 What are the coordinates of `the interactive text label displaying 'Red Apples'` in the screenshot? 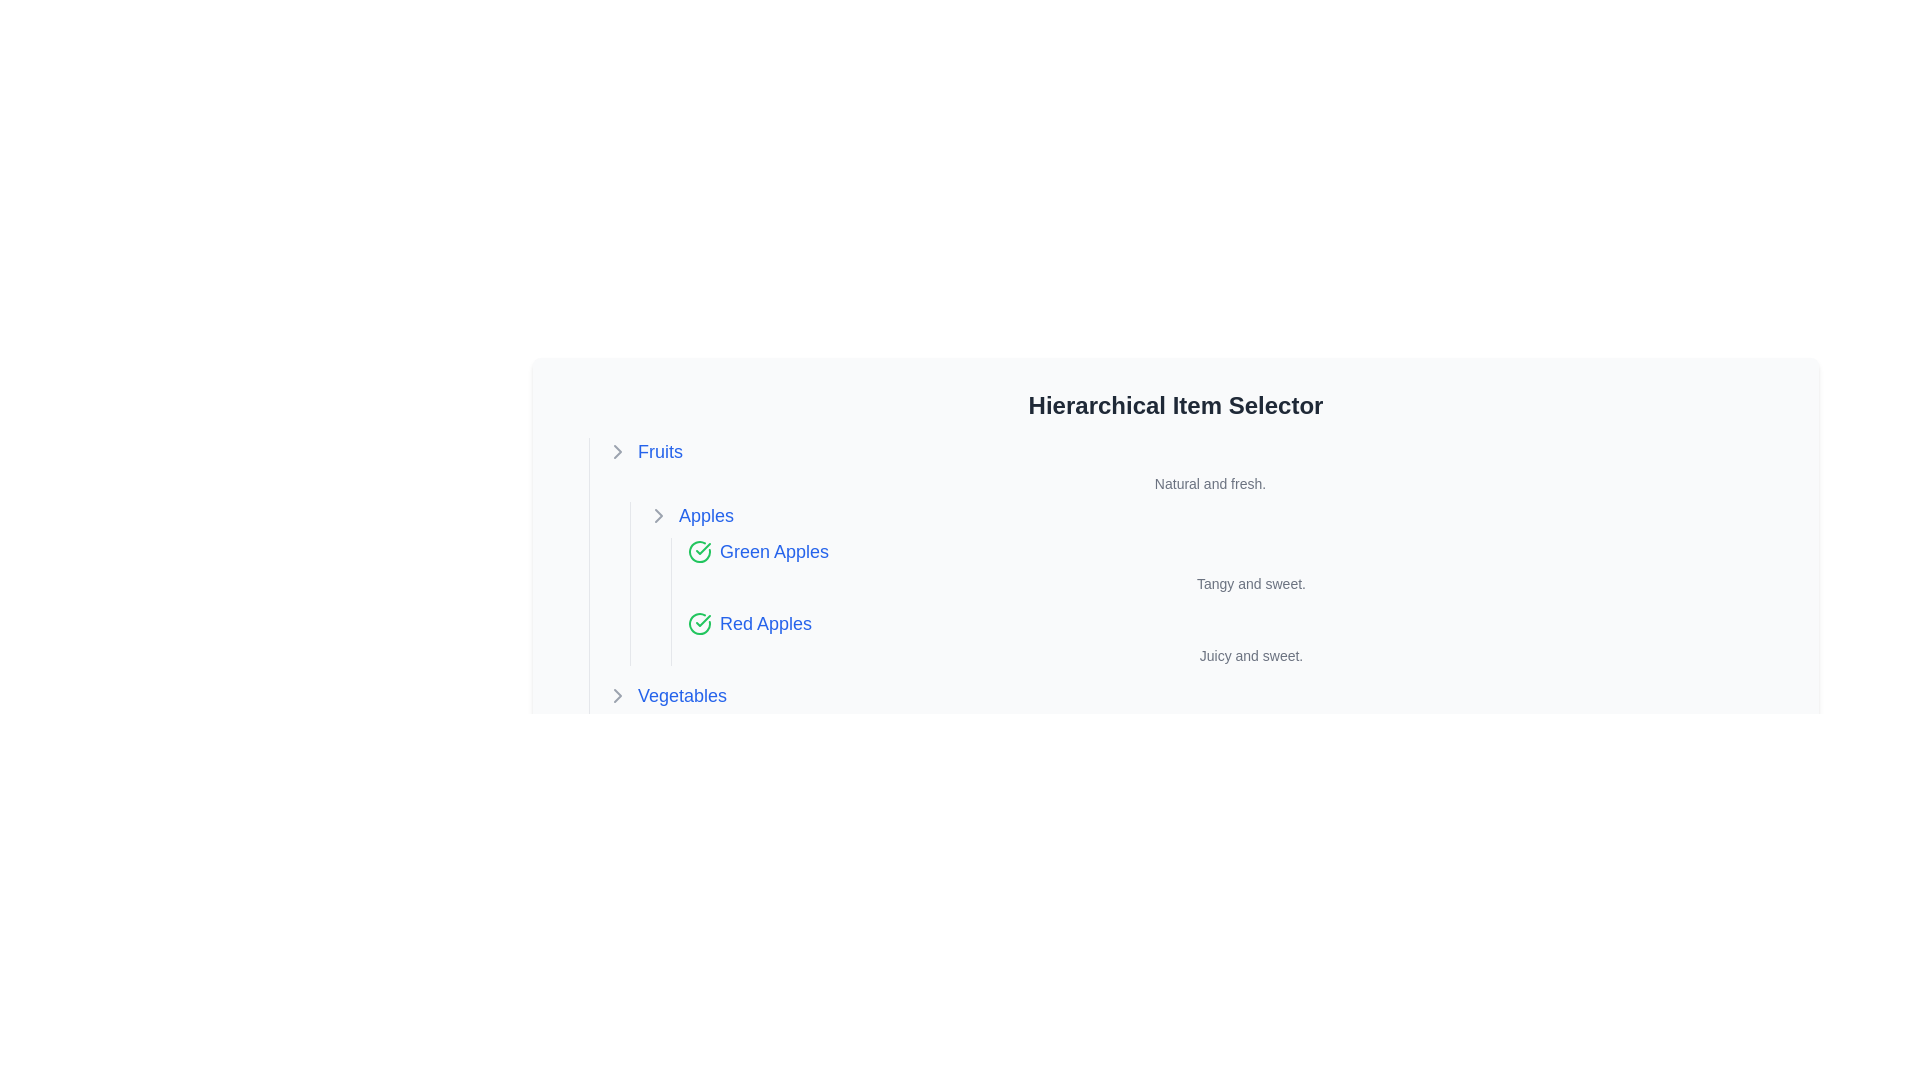 It's located at (765, 623).